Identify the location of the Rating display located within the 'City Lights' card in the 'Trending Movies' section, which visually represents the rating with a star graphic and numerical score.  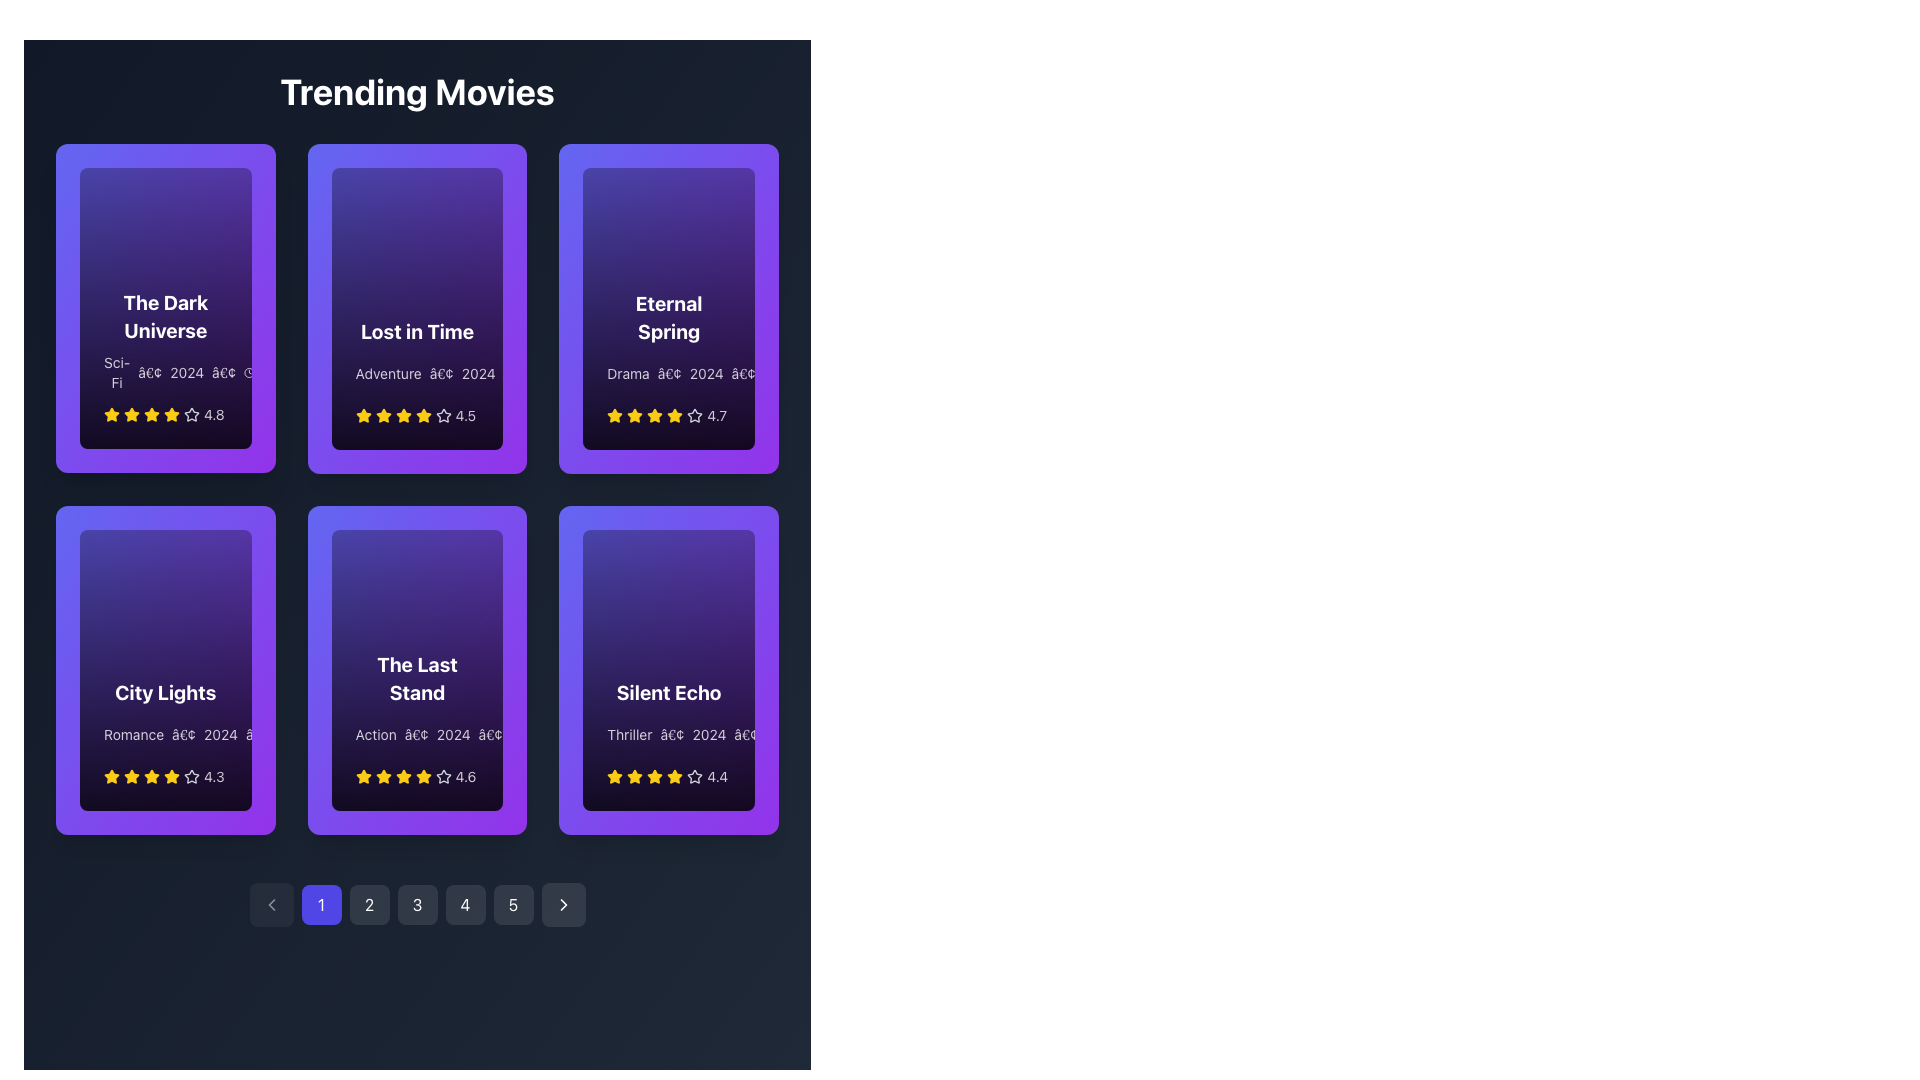
(165, 775).